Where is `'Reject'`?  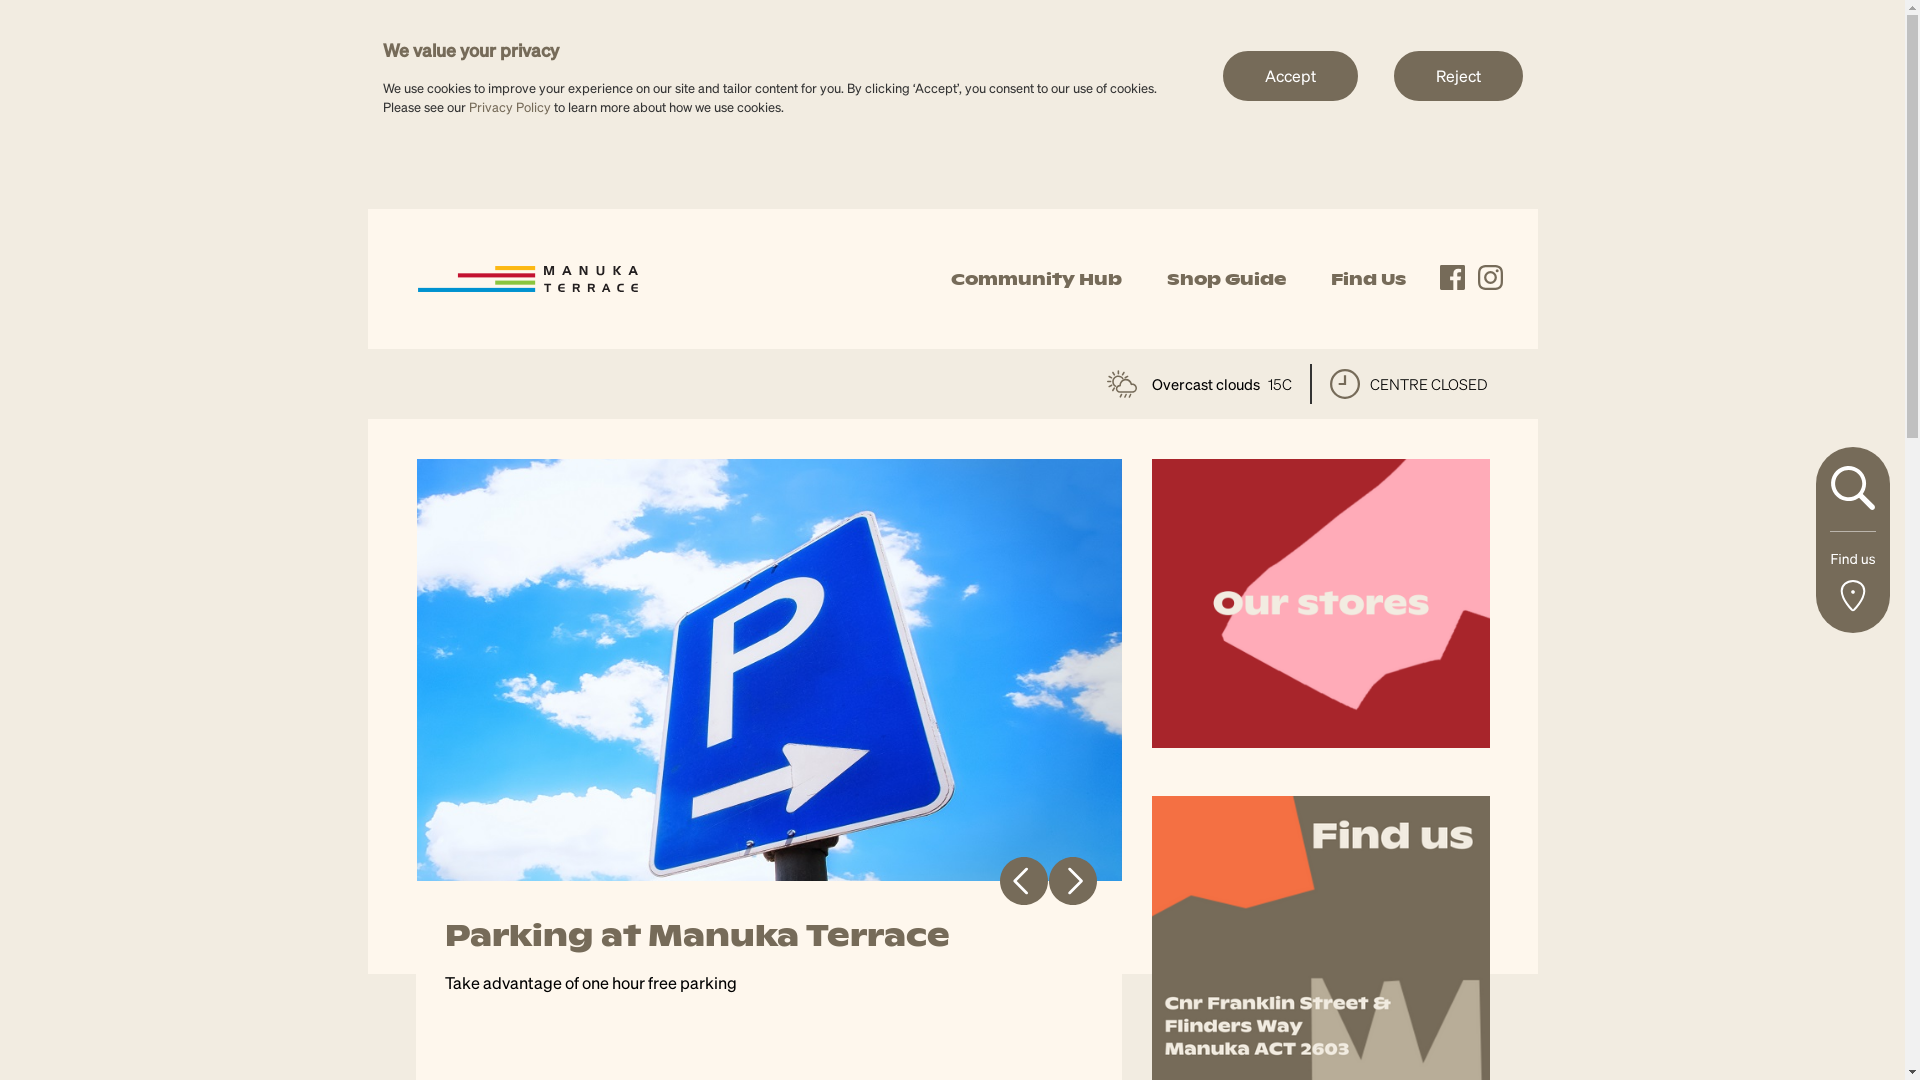
'Reject' is located at coordinates (1458, 73).